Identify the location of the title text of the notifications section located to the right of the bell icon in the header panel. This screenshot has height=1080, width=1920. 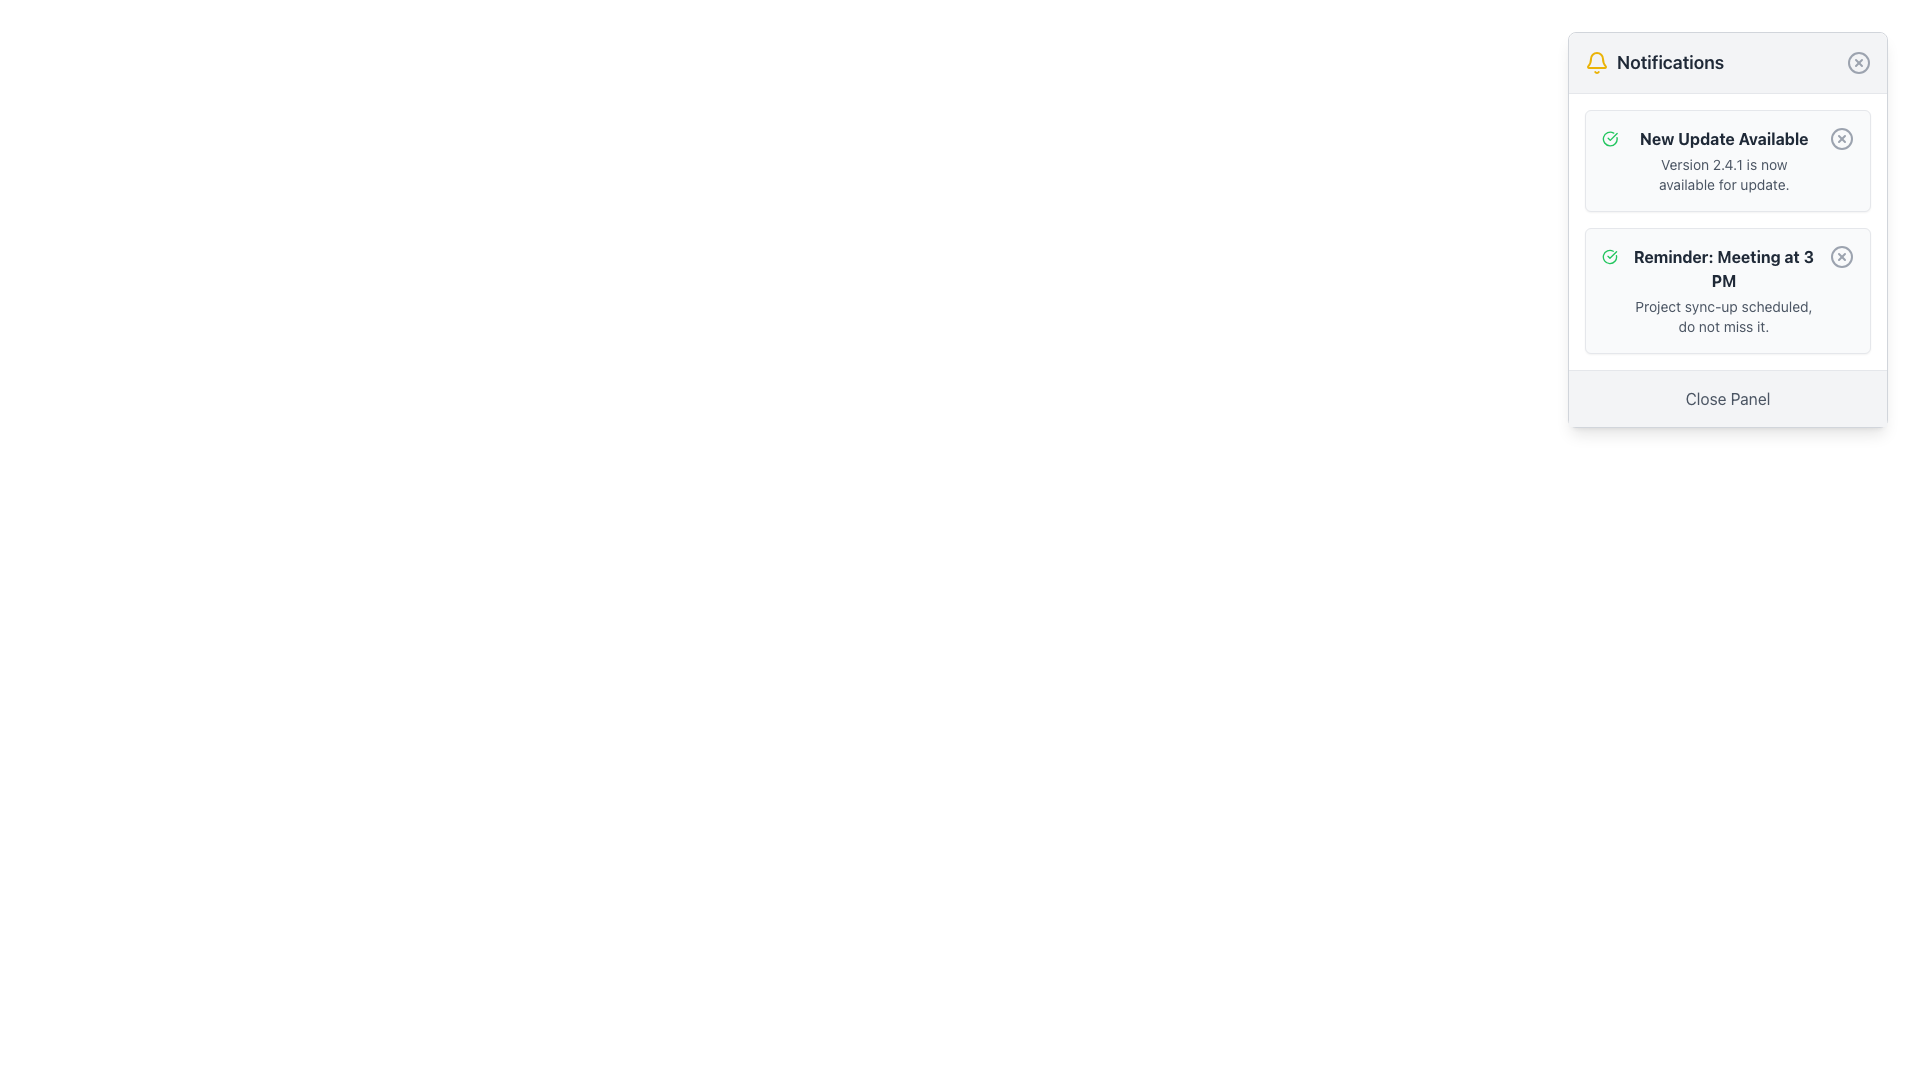
(1670, 61).